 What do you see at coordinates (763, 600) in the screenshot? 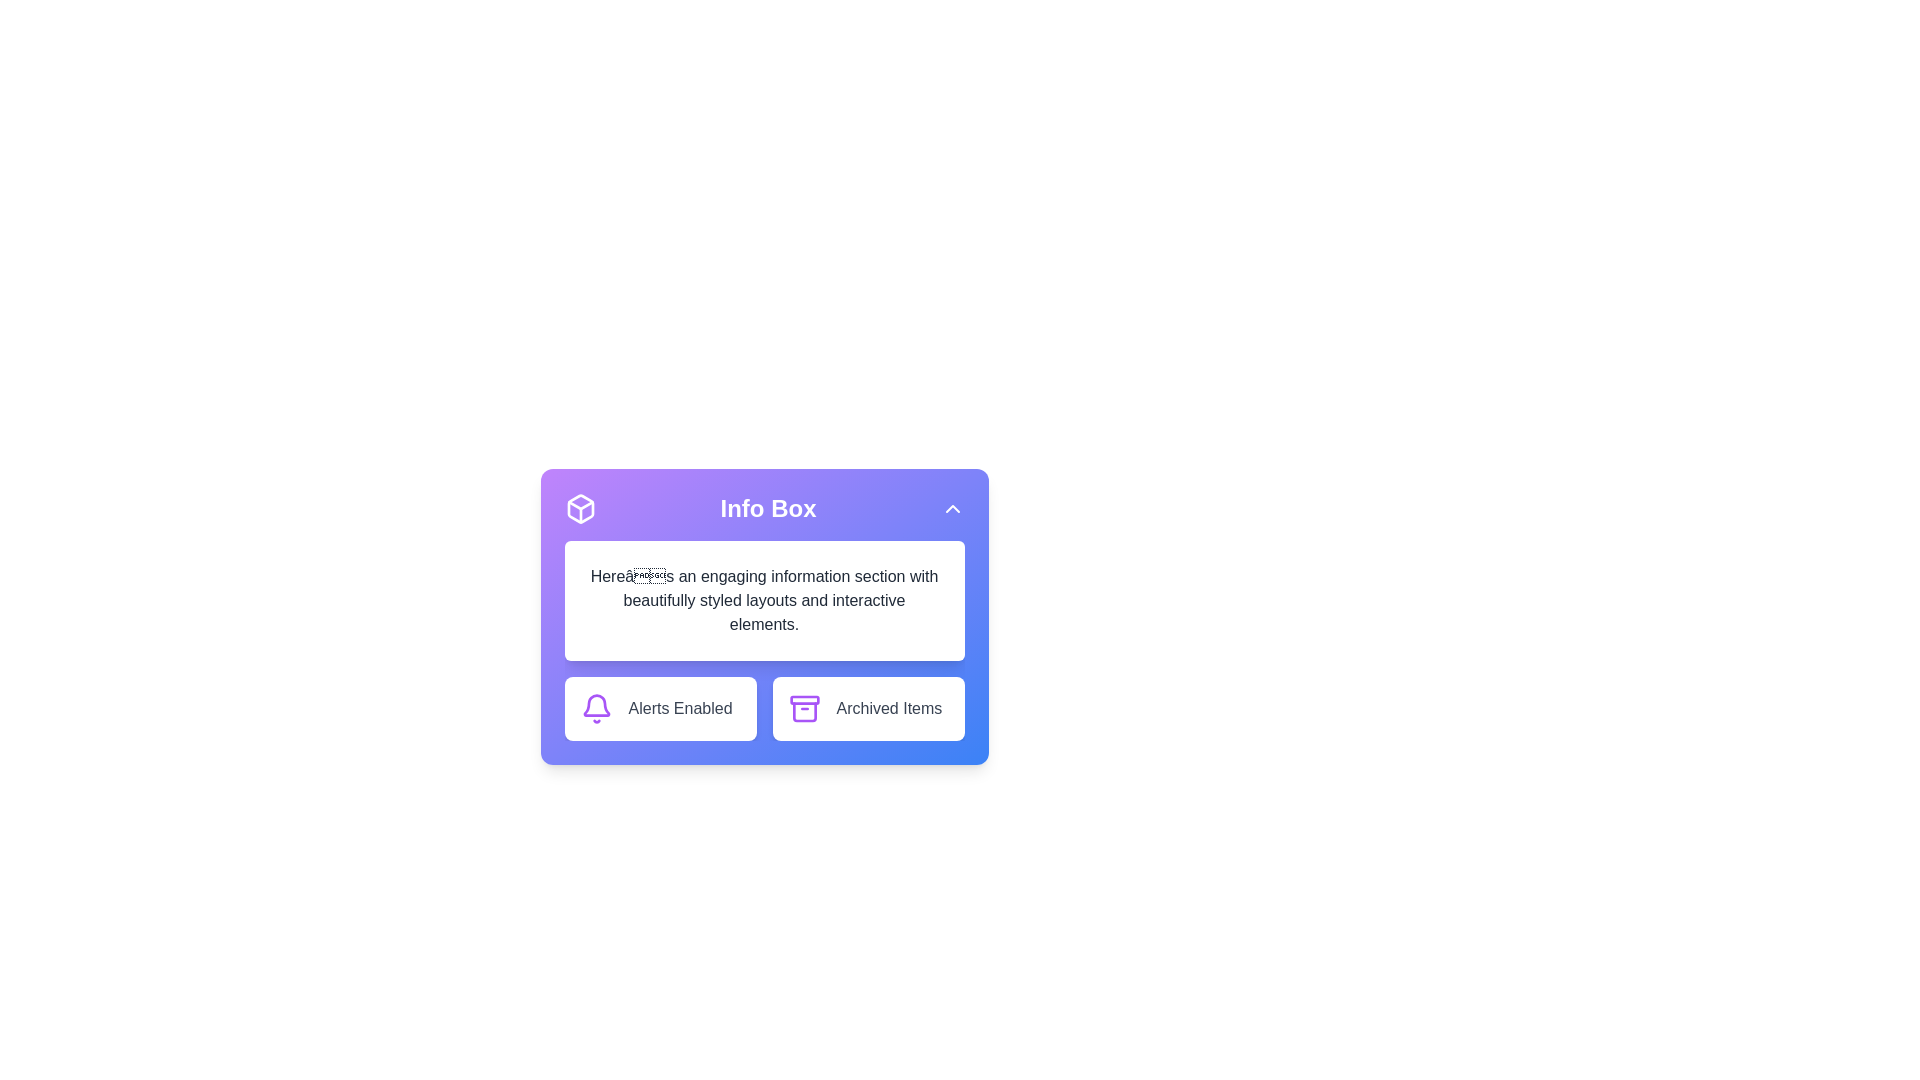
I see `the text block containing the content 'Here’s an engaging information section with beautifully styled layouts and interactive elements.', which is displayed in gray font within the 'Info Box' card` at bounding box center [763, 600].